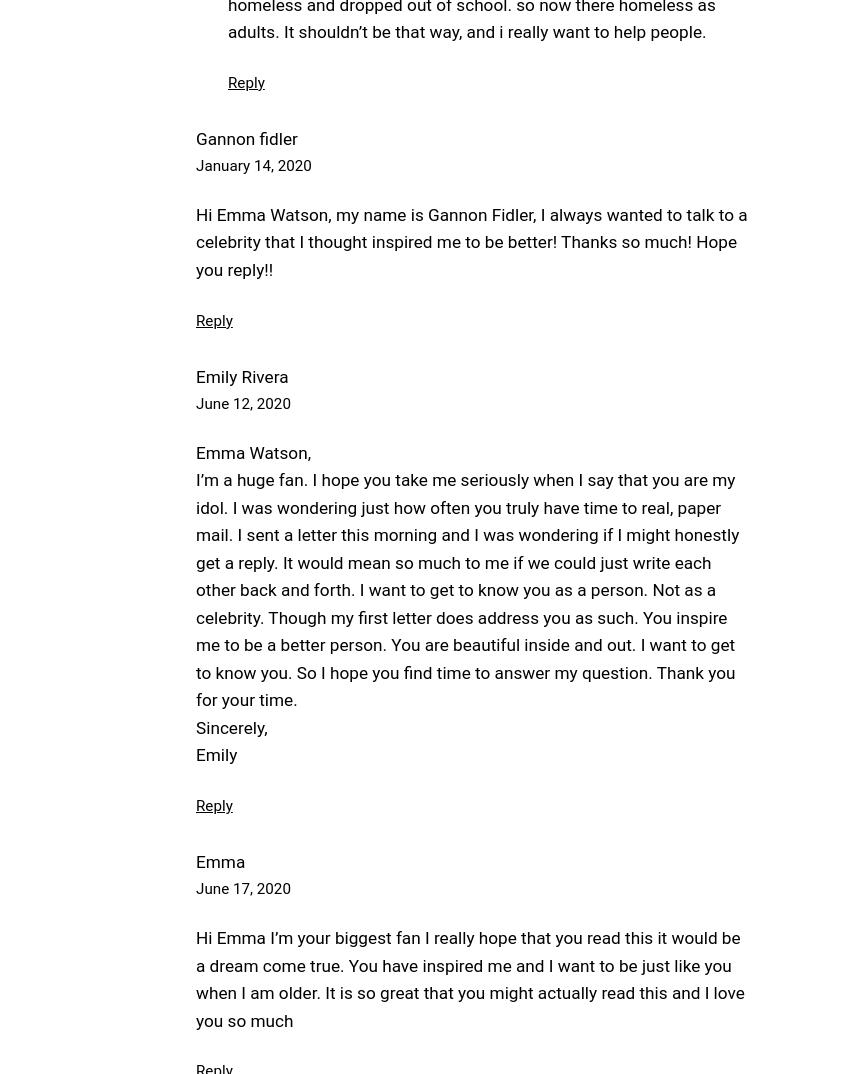  What do you see at coordinates (246, 137) in the screenshot?
I see `'Gannon fidler'` at bounding box center [246, 137].